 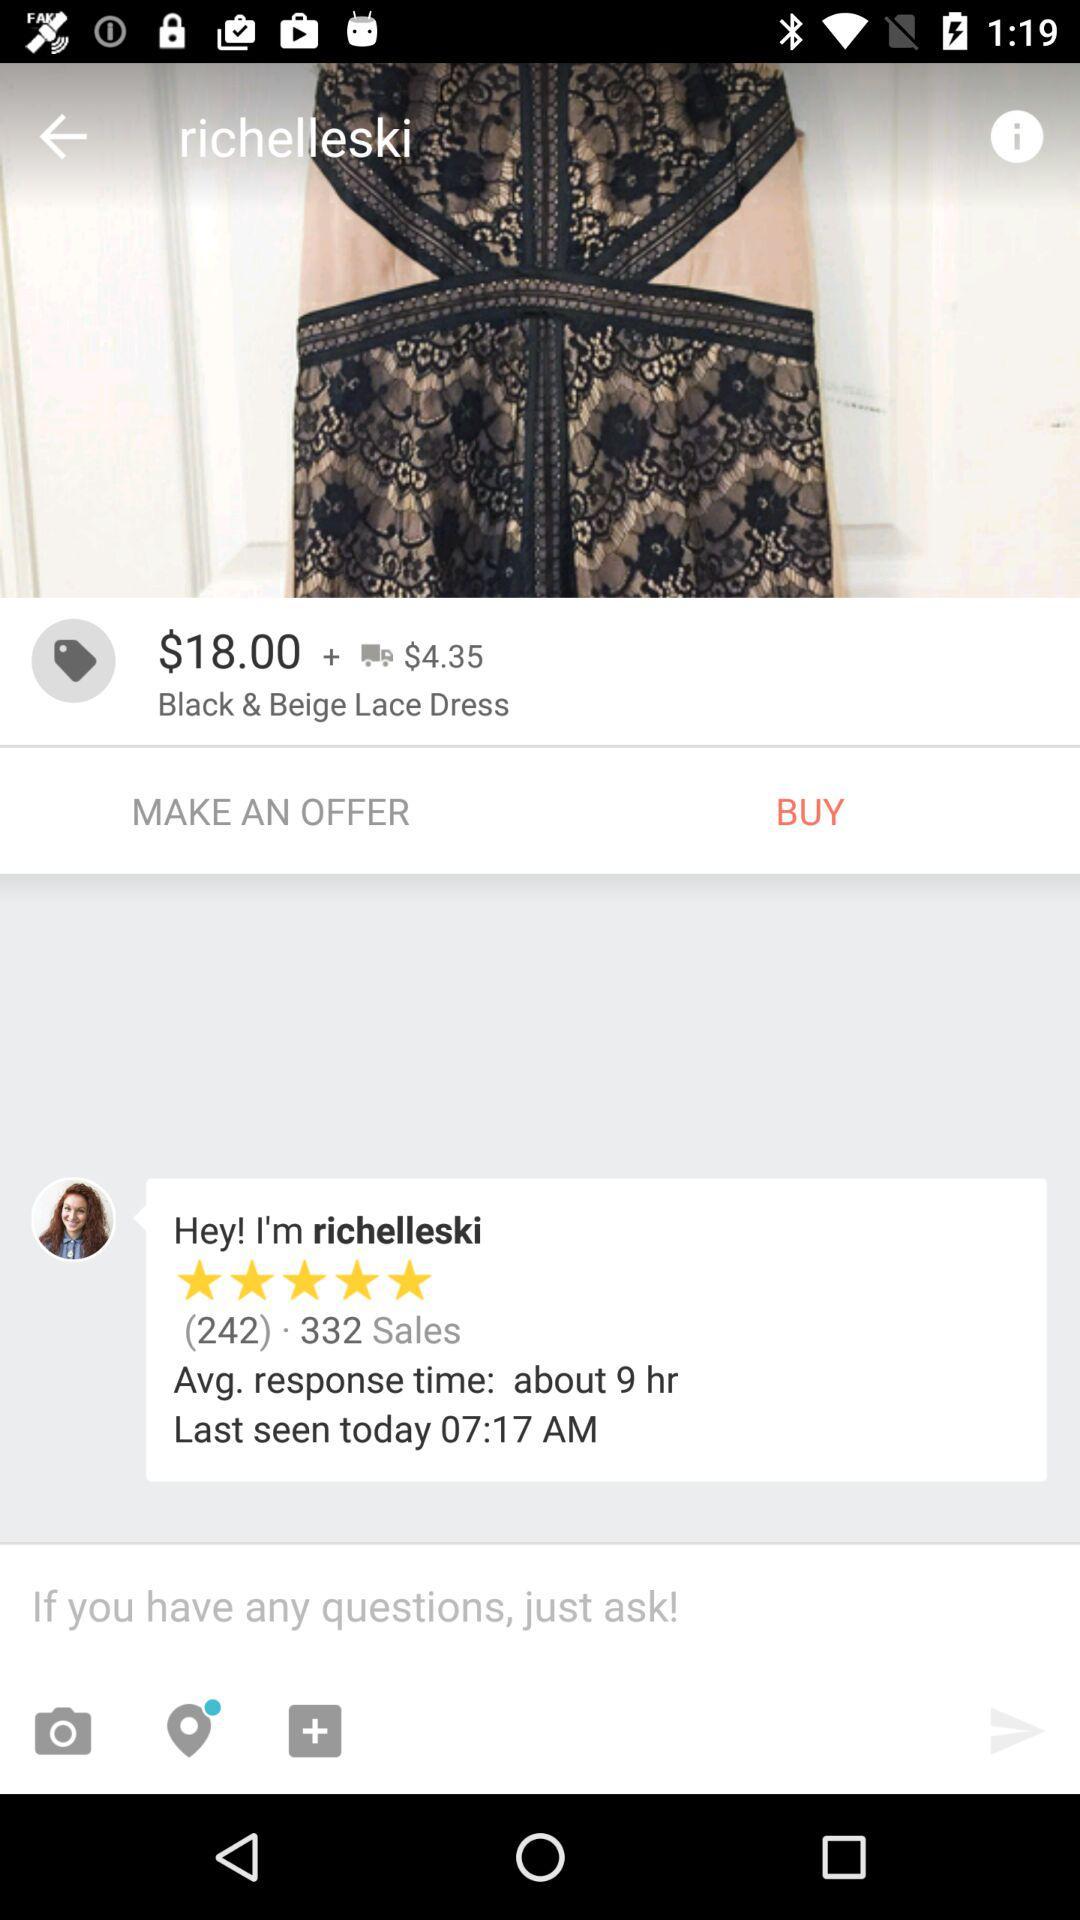 I want to click on the photo icon, so click(x=61, y=1730).